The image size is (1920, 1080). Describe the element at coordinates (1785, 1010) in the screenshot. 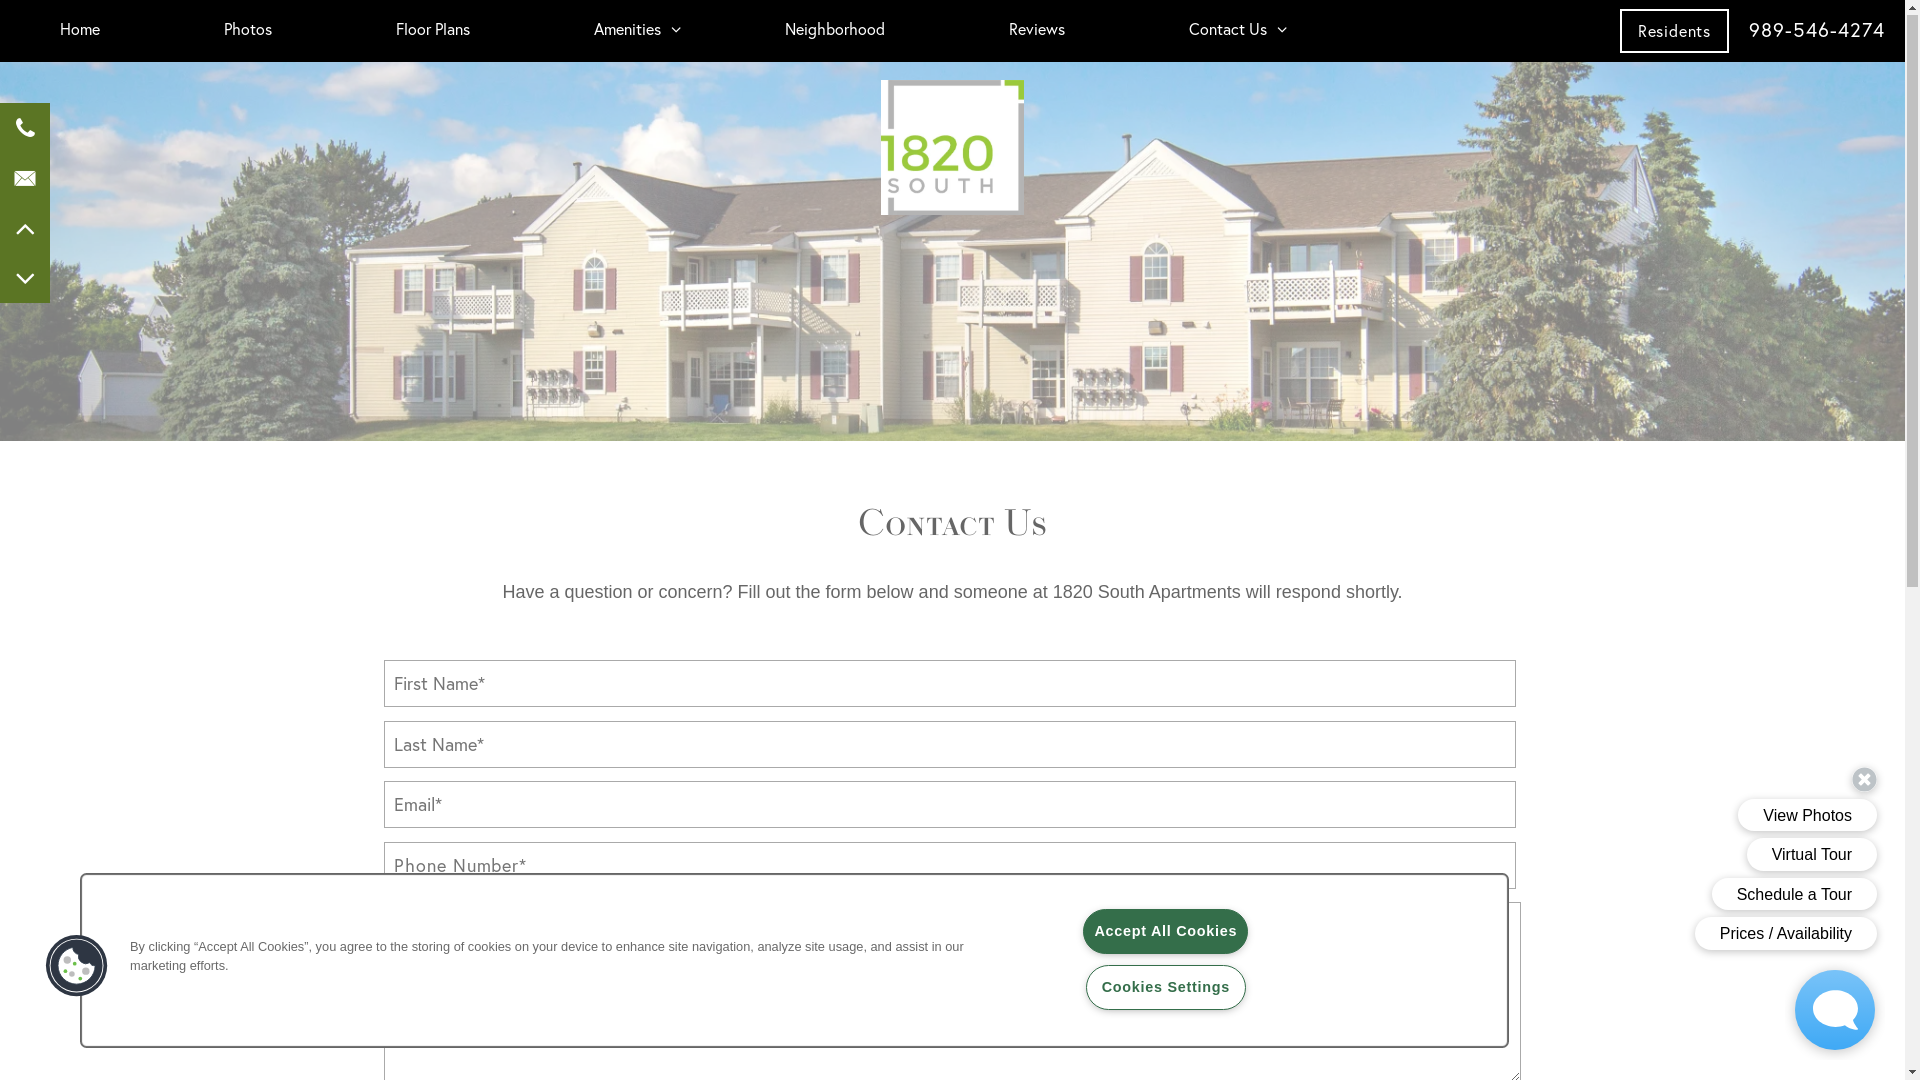

I see `'Knock Chat Bot'` at that location.